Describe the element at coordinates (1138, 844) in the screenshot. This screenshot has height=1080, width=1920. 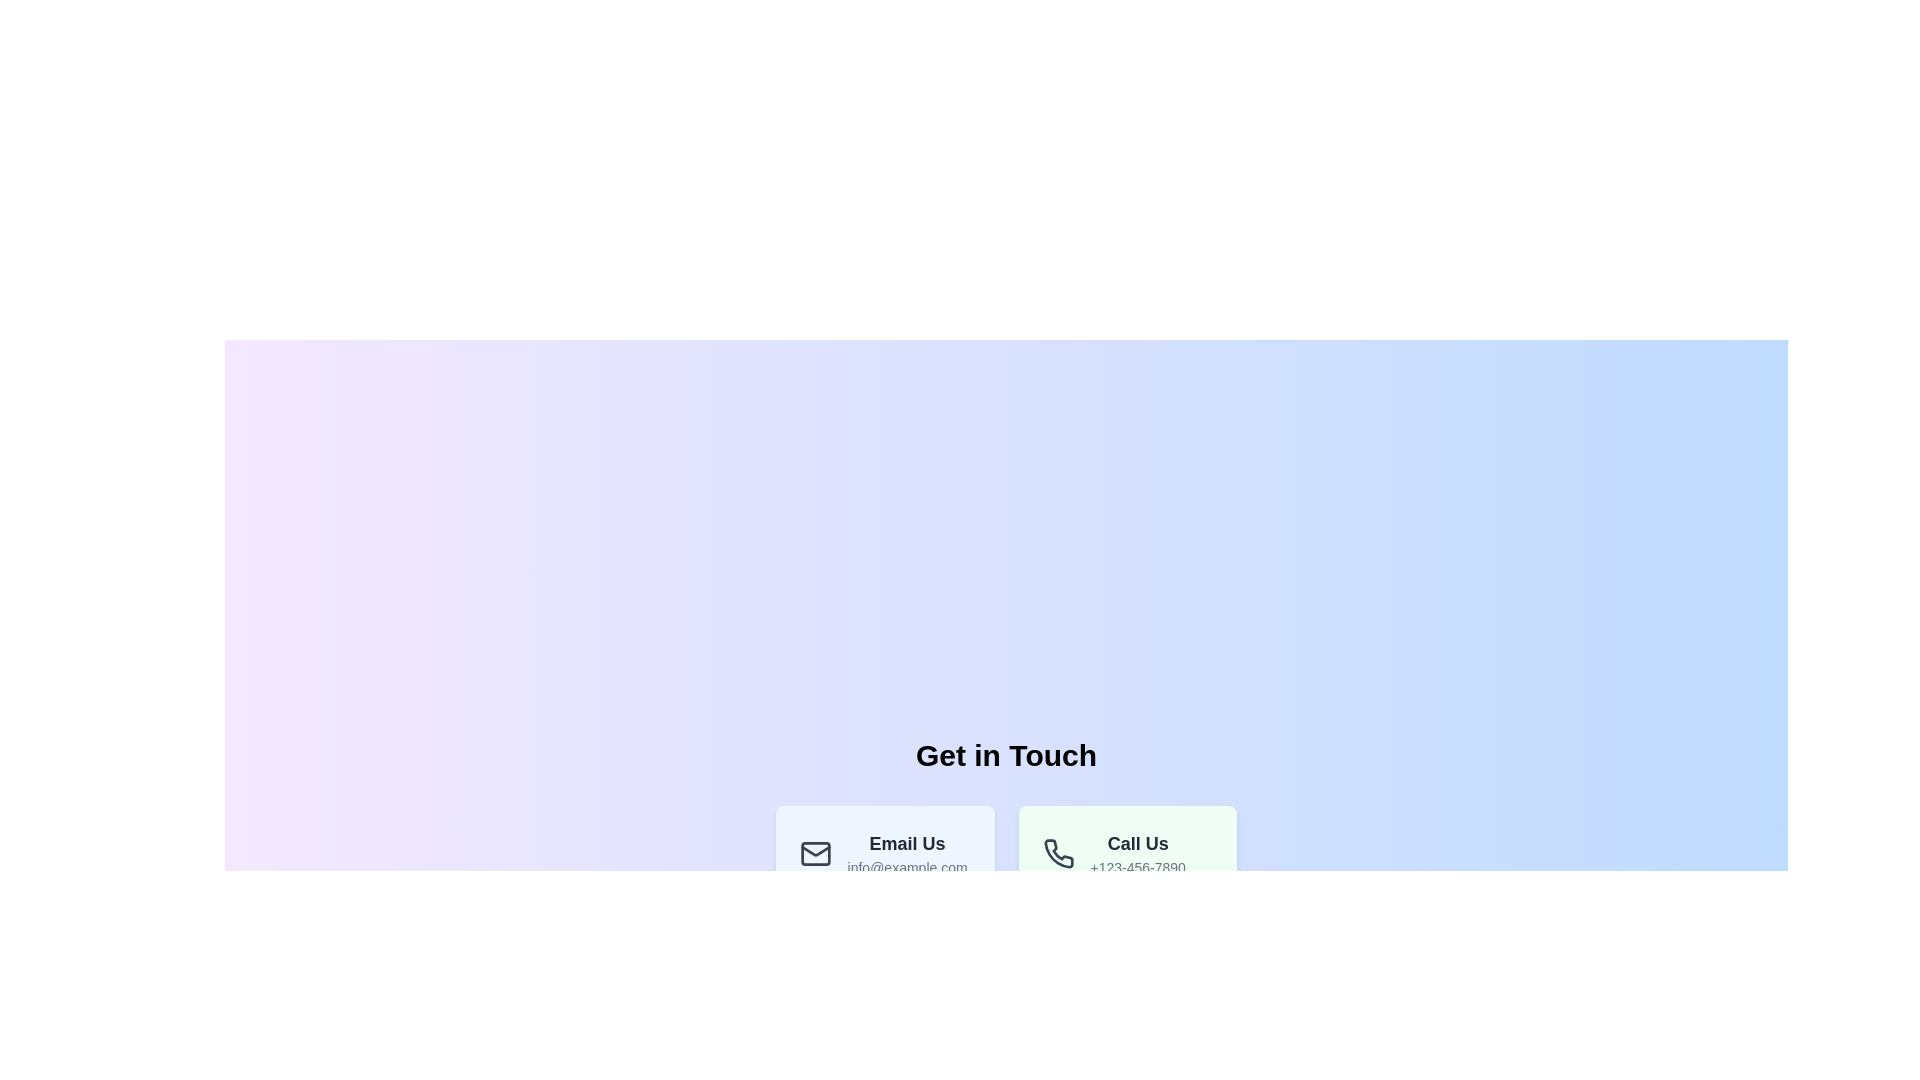
I see `the 'Call Us' static text label, which is prominently displayed in bold dark gray font within a light green-bordered box in the bottom right corner of the interface` at that location.